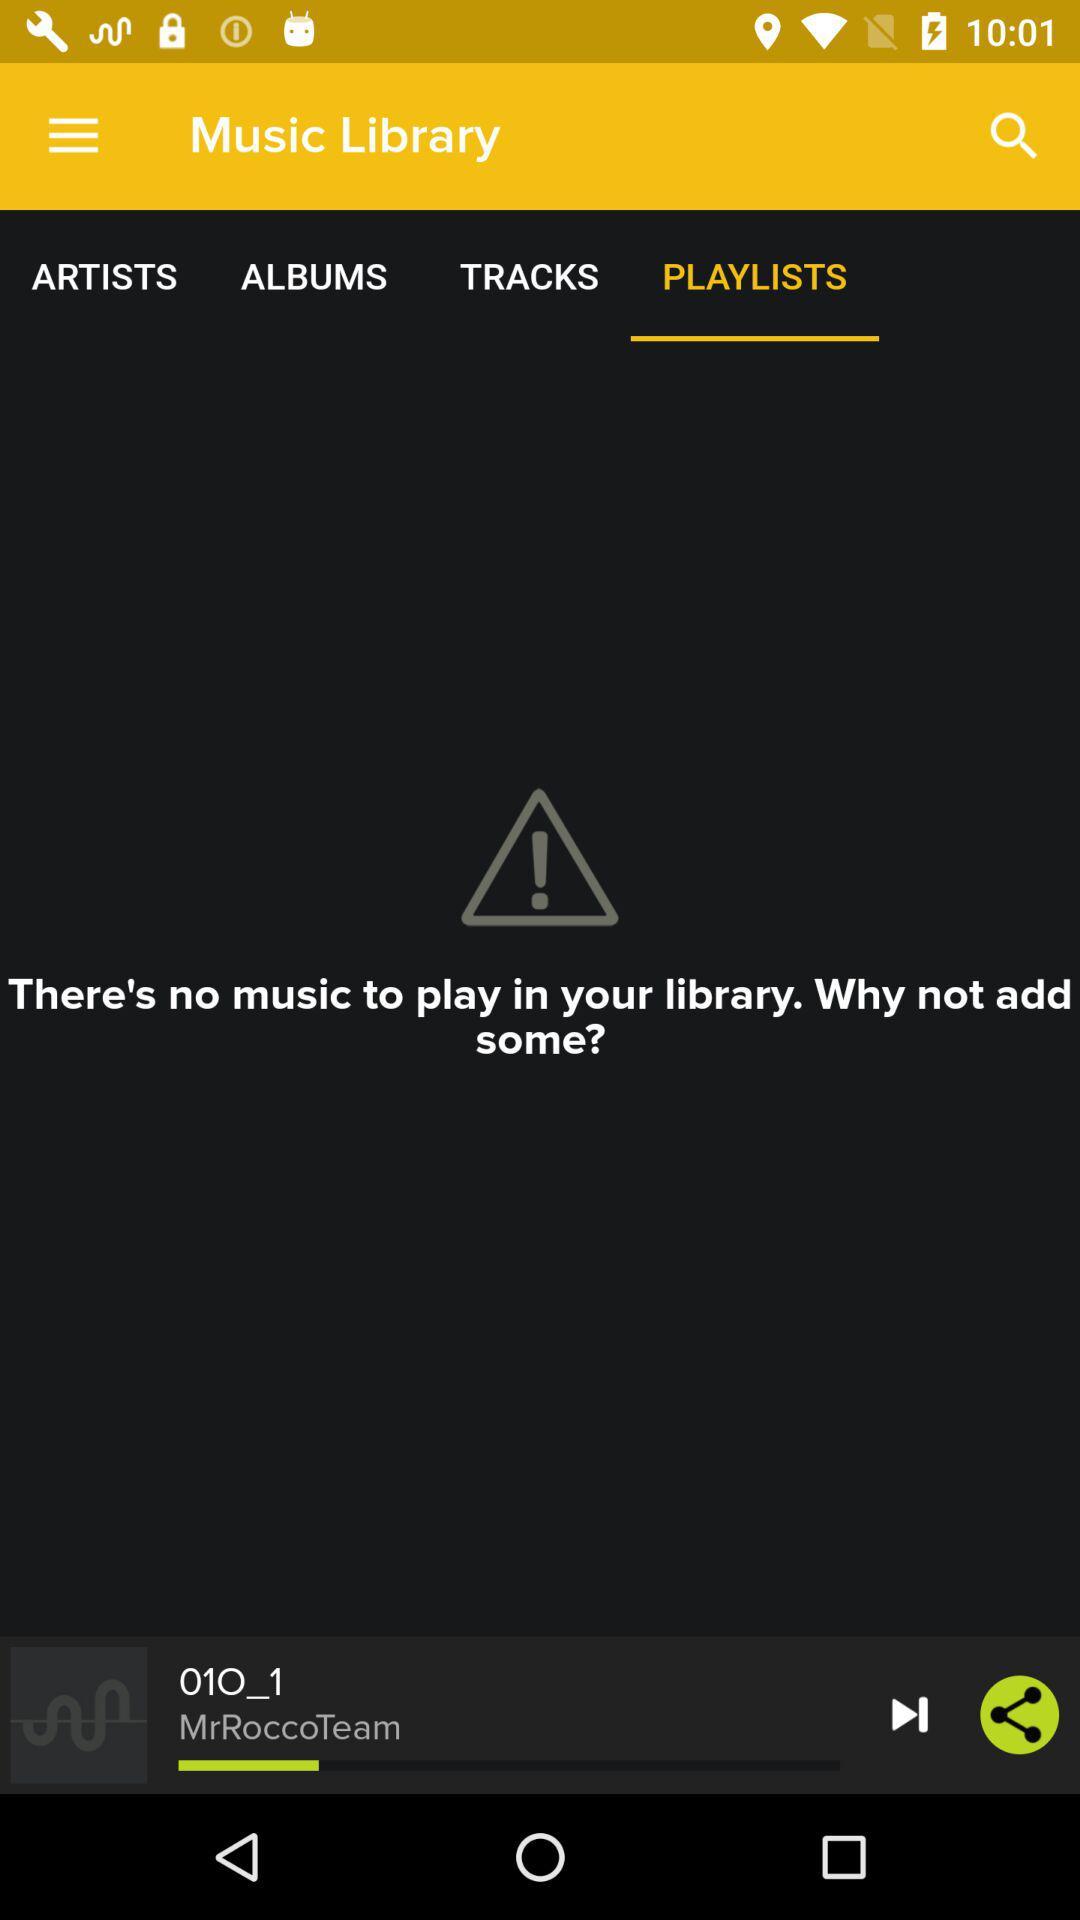 This screenshot has height=1920, width=1080. Describe the element at coordinates (1019, 1713) in the screenshot. I see `the share icon` at that location.